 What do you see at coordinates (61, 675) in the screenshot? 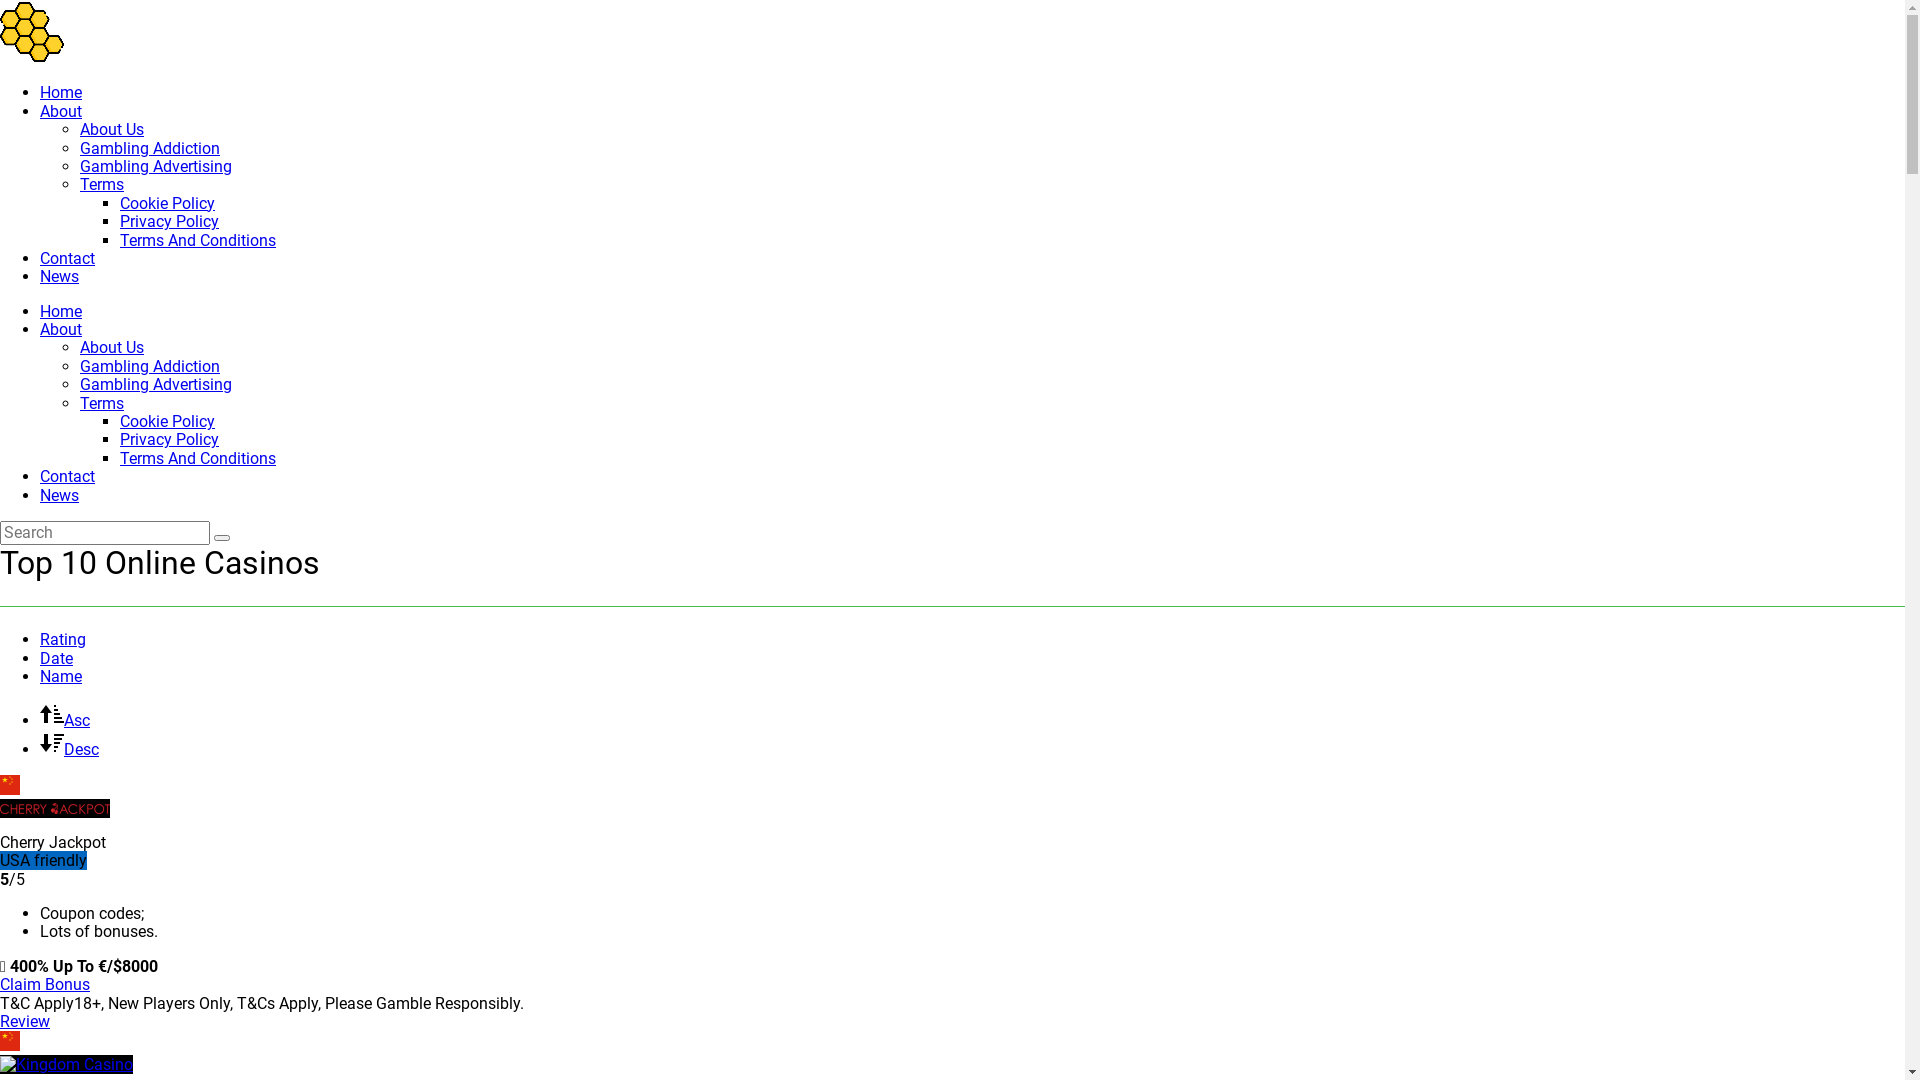
I see `'Name'` at bounding box center [61, 675].